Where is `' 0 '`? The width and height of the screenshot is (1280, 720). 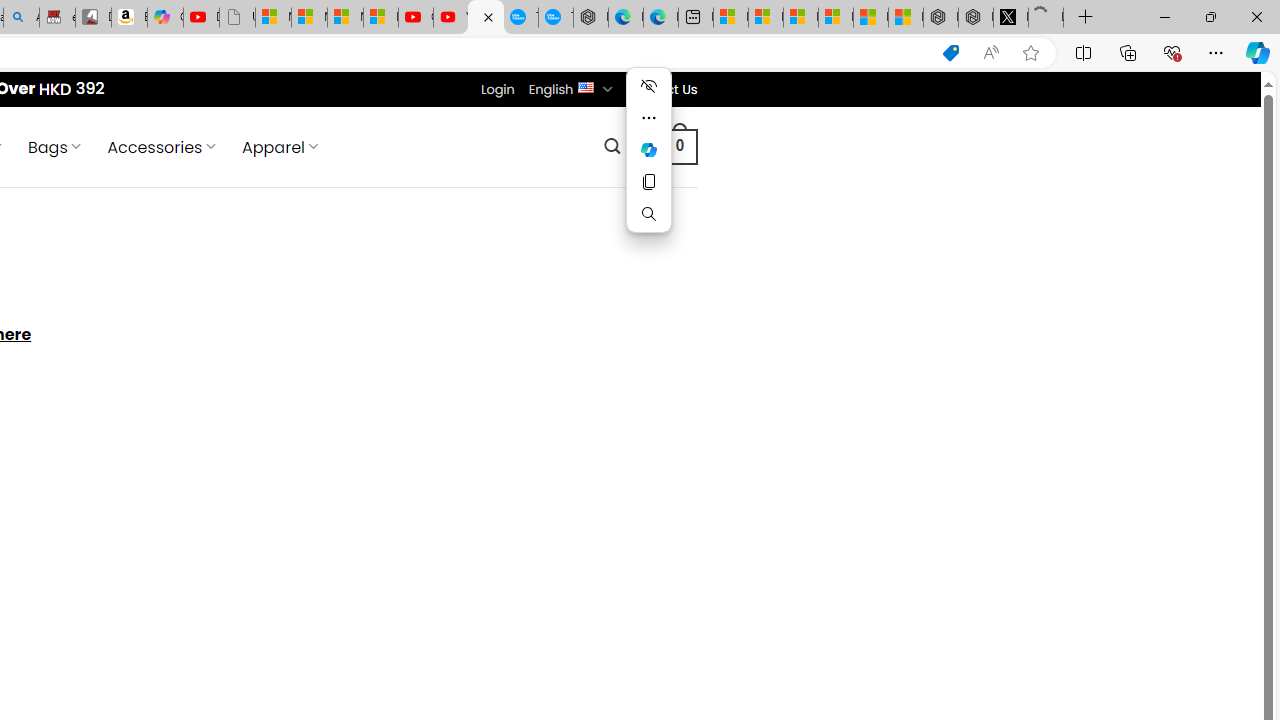 ' 0 ' is located at coordinates (679, 145).